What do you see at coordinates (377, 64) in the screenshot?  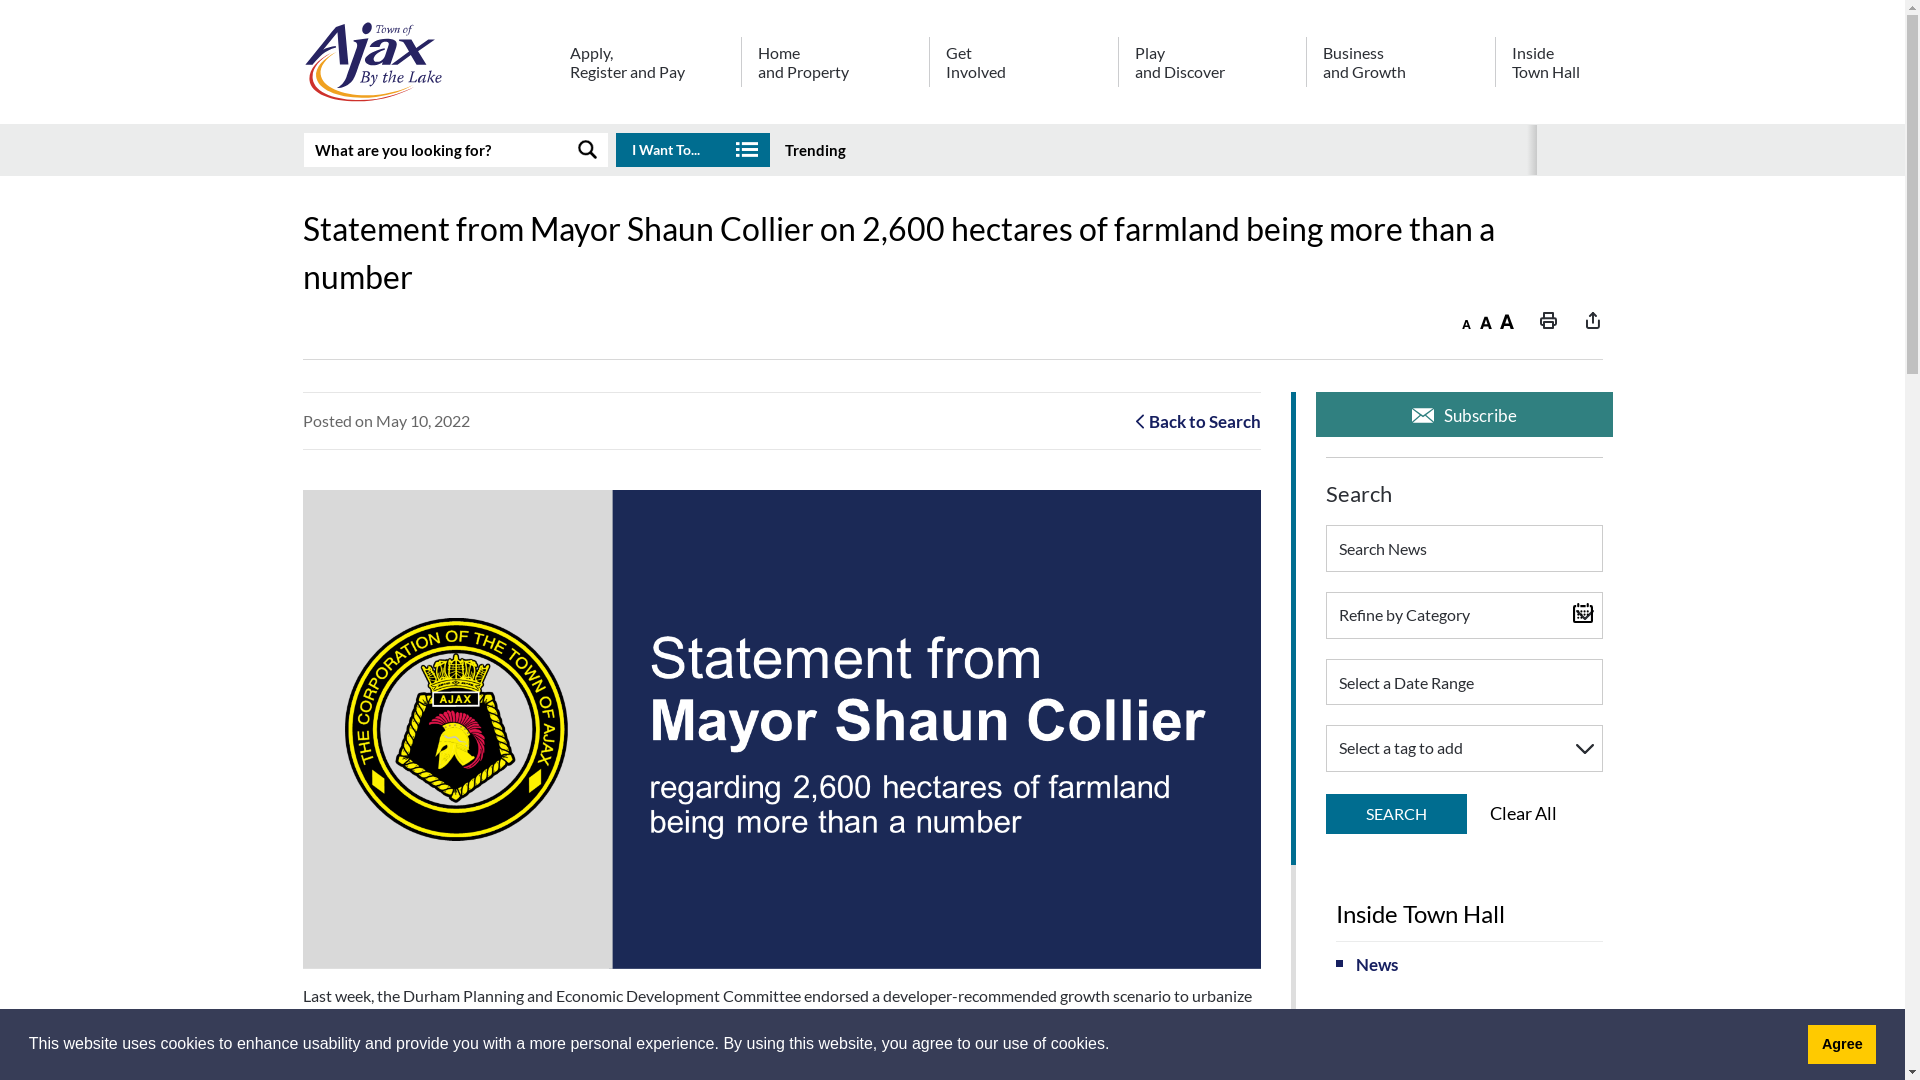 I see `'View our Homepage'` at bounding box center [377, 64].